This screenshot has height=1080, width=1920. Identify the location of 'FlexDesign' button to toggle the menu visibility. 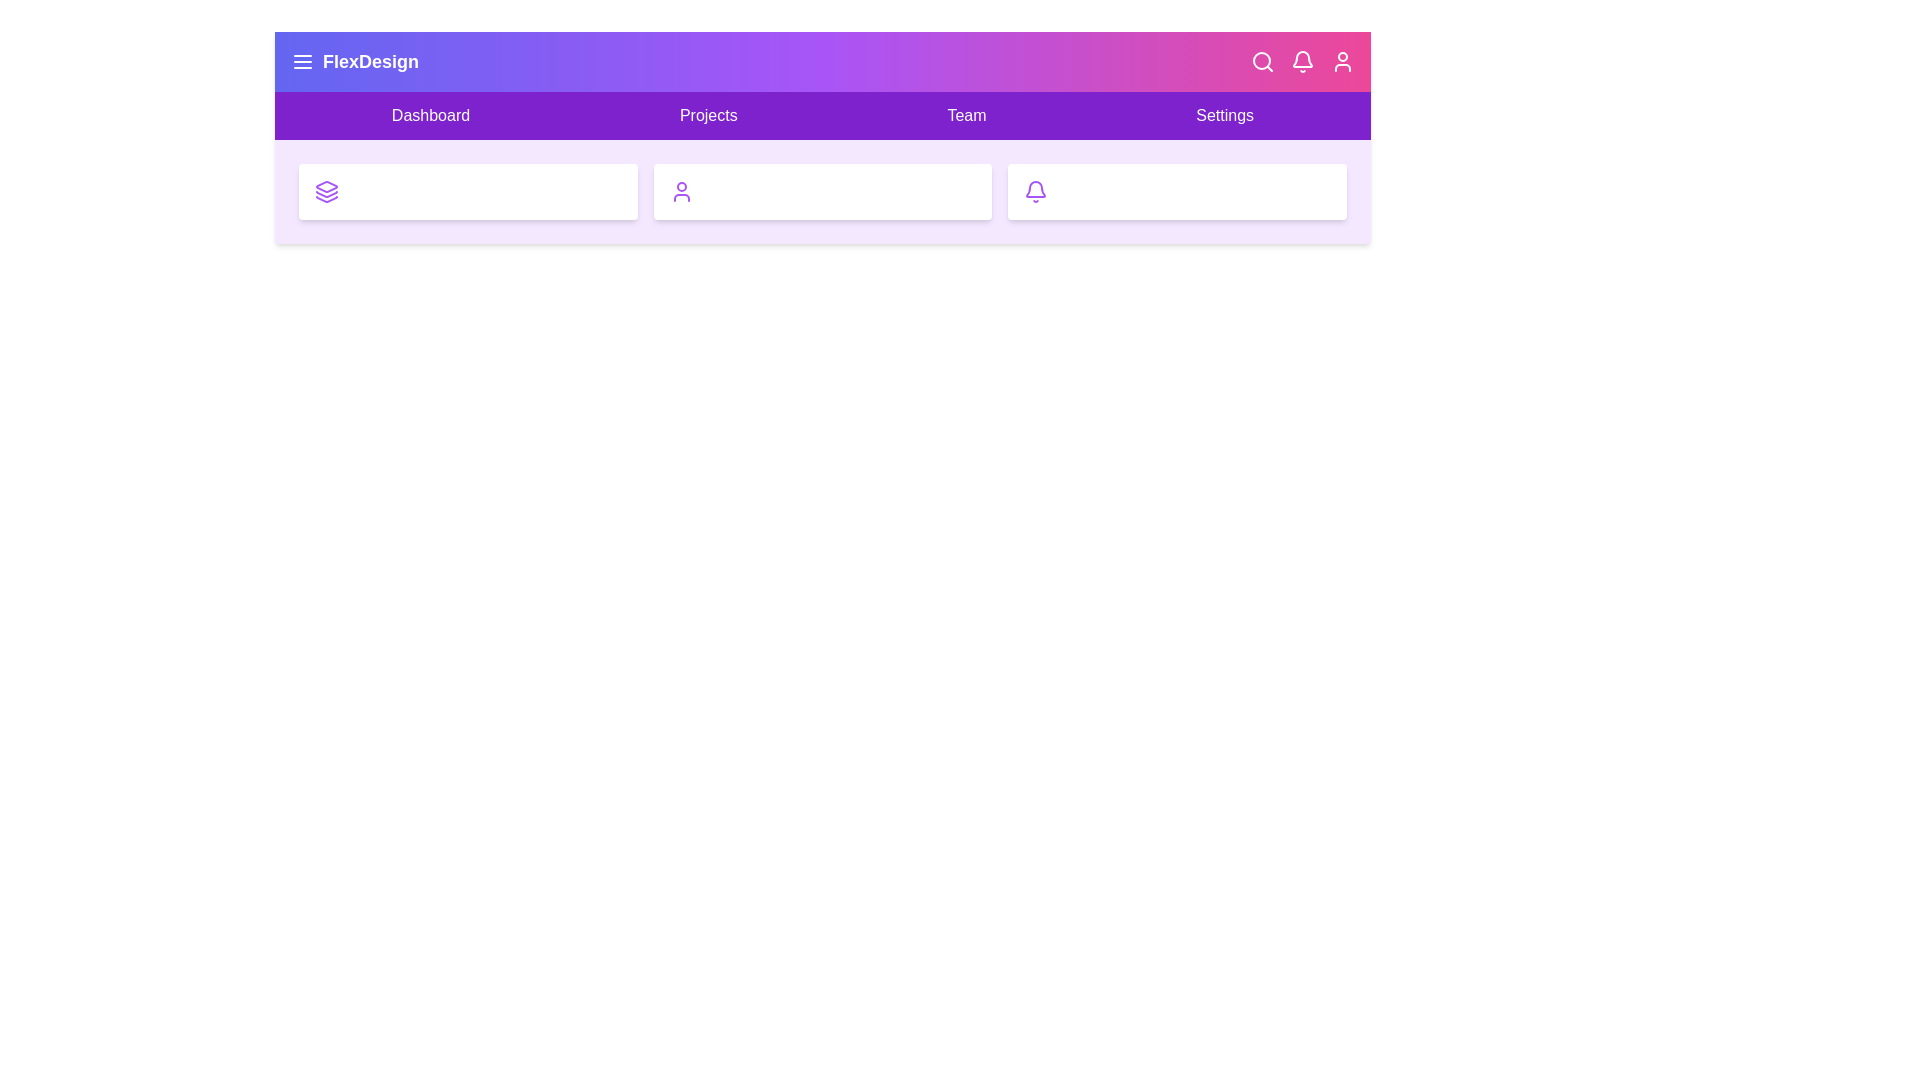
(355, 60).